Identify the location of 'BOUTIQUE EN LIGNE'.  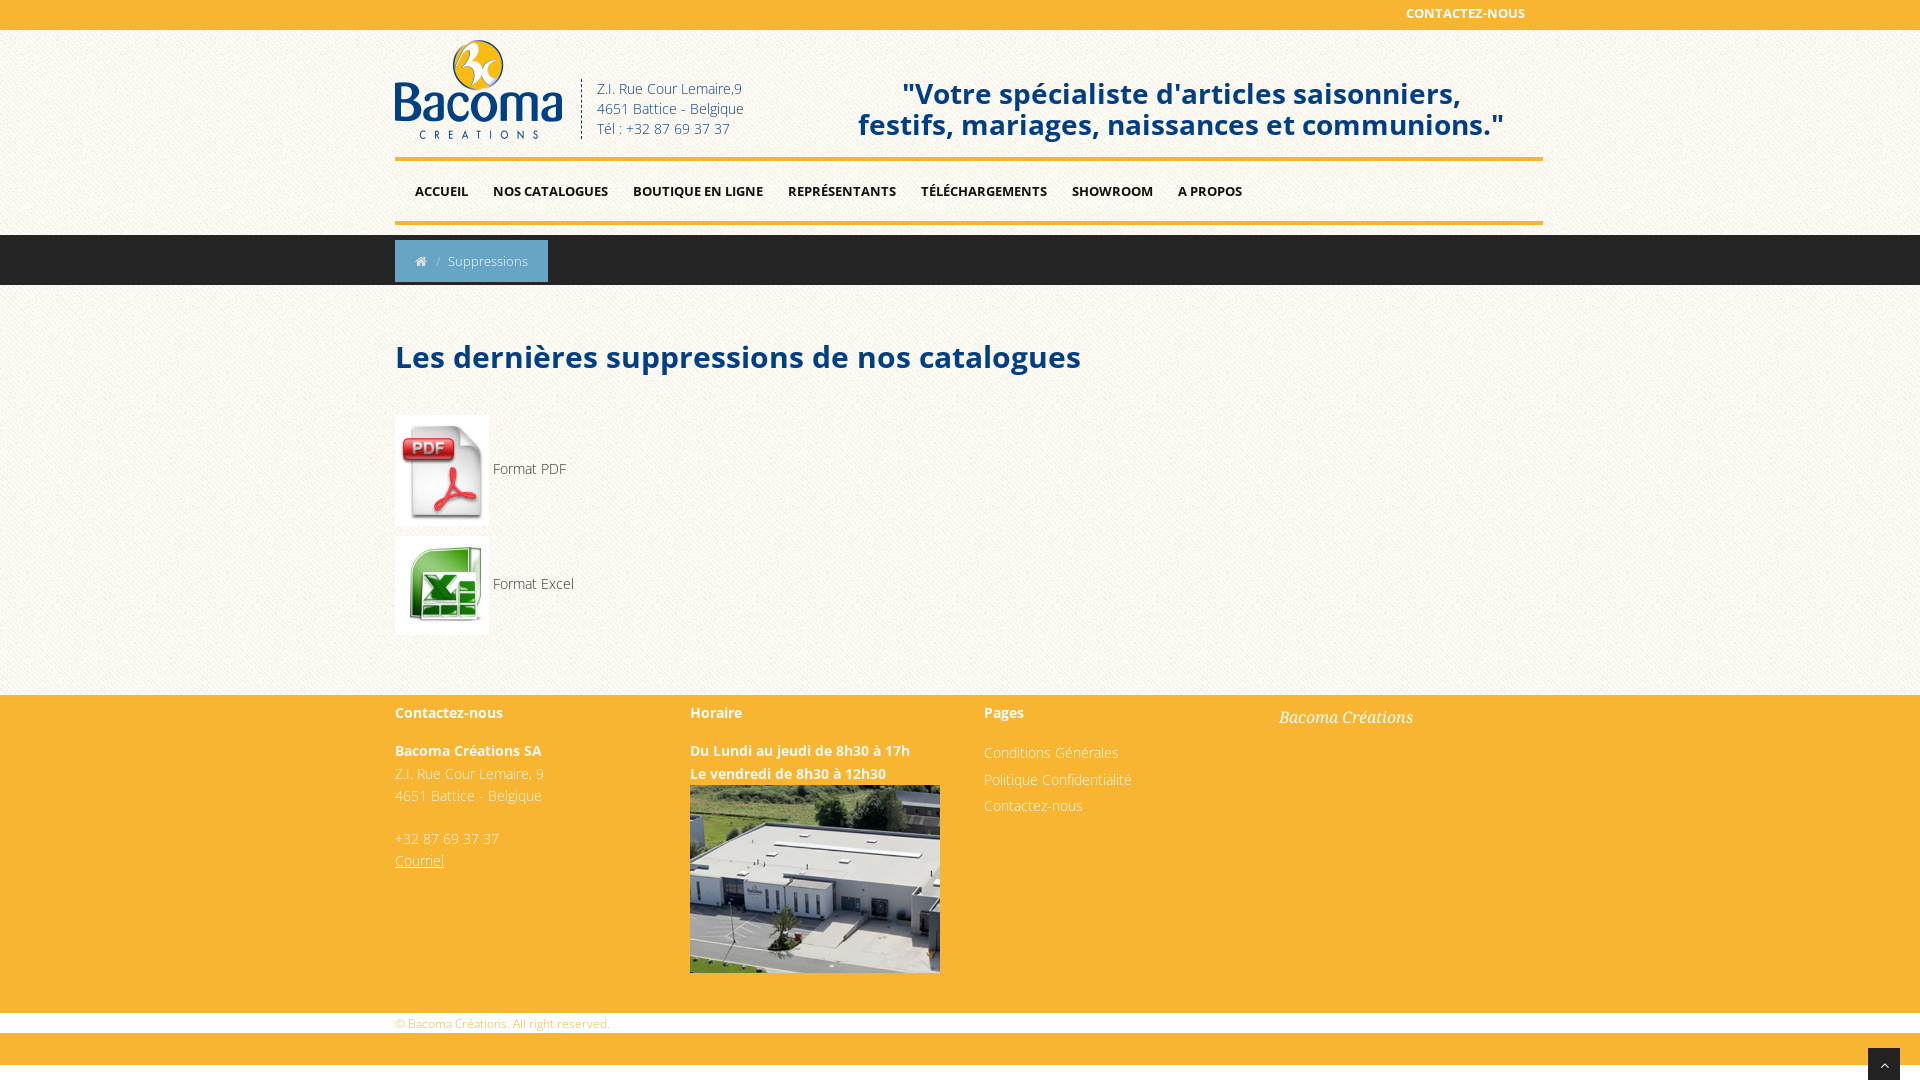
(697, 191).